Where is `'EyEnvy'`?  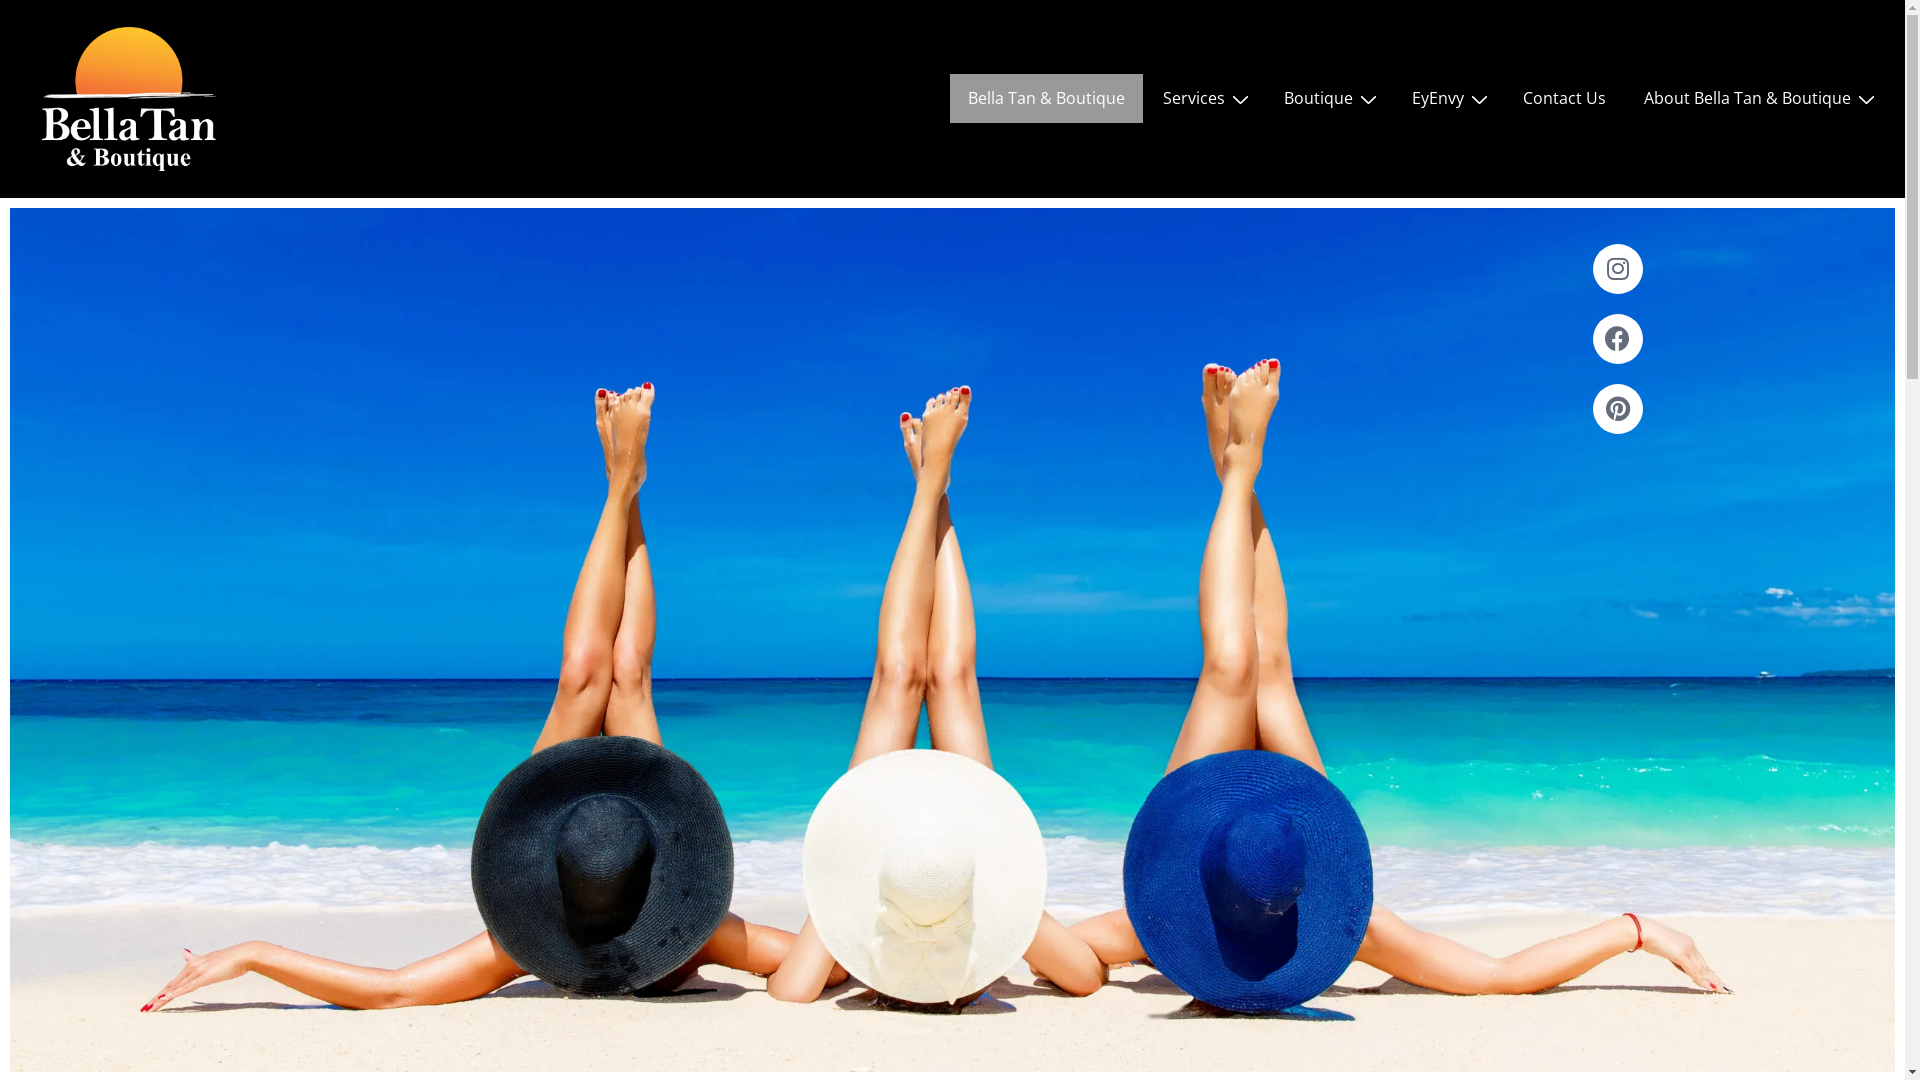
'EyEnvy' is located at coordinates (1392, 98).